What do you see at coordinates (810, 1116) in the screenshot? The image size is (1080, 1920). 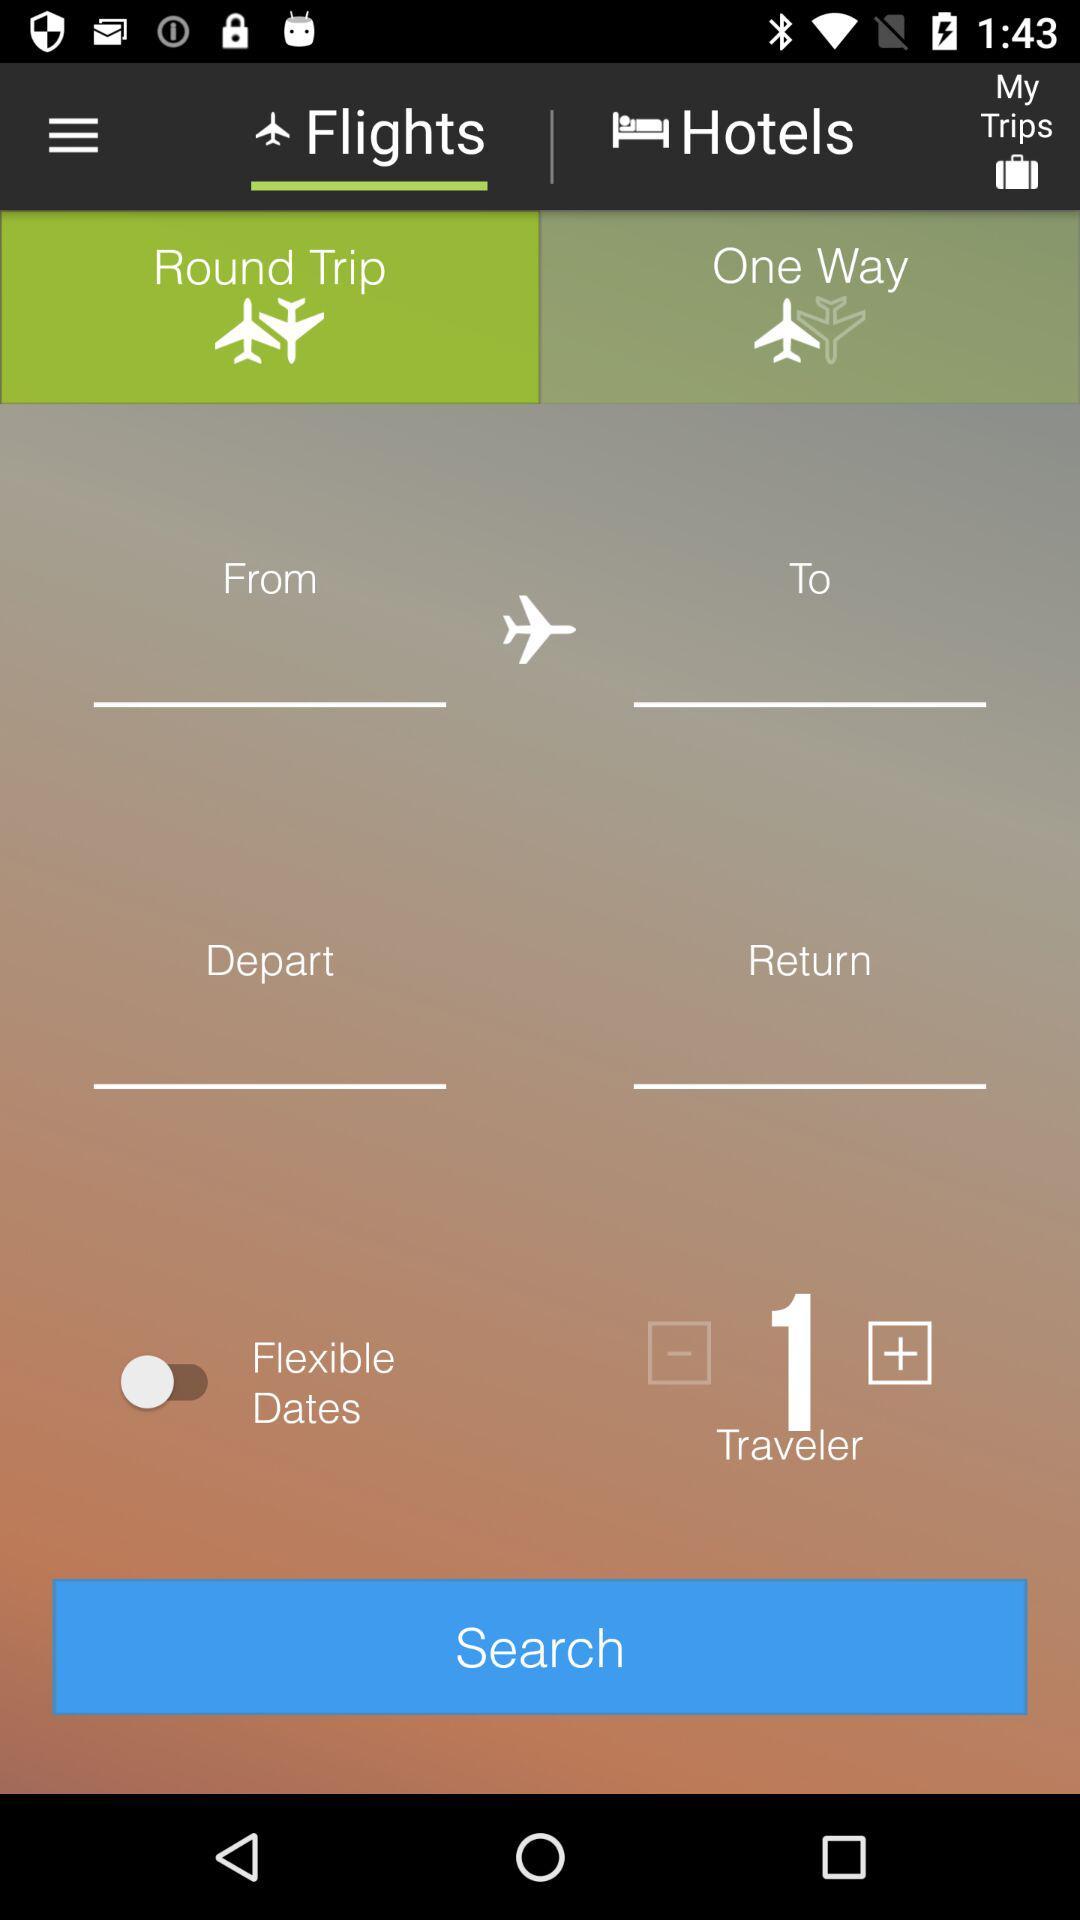 I see `return date of flight` at bounding box center [810, 1116].